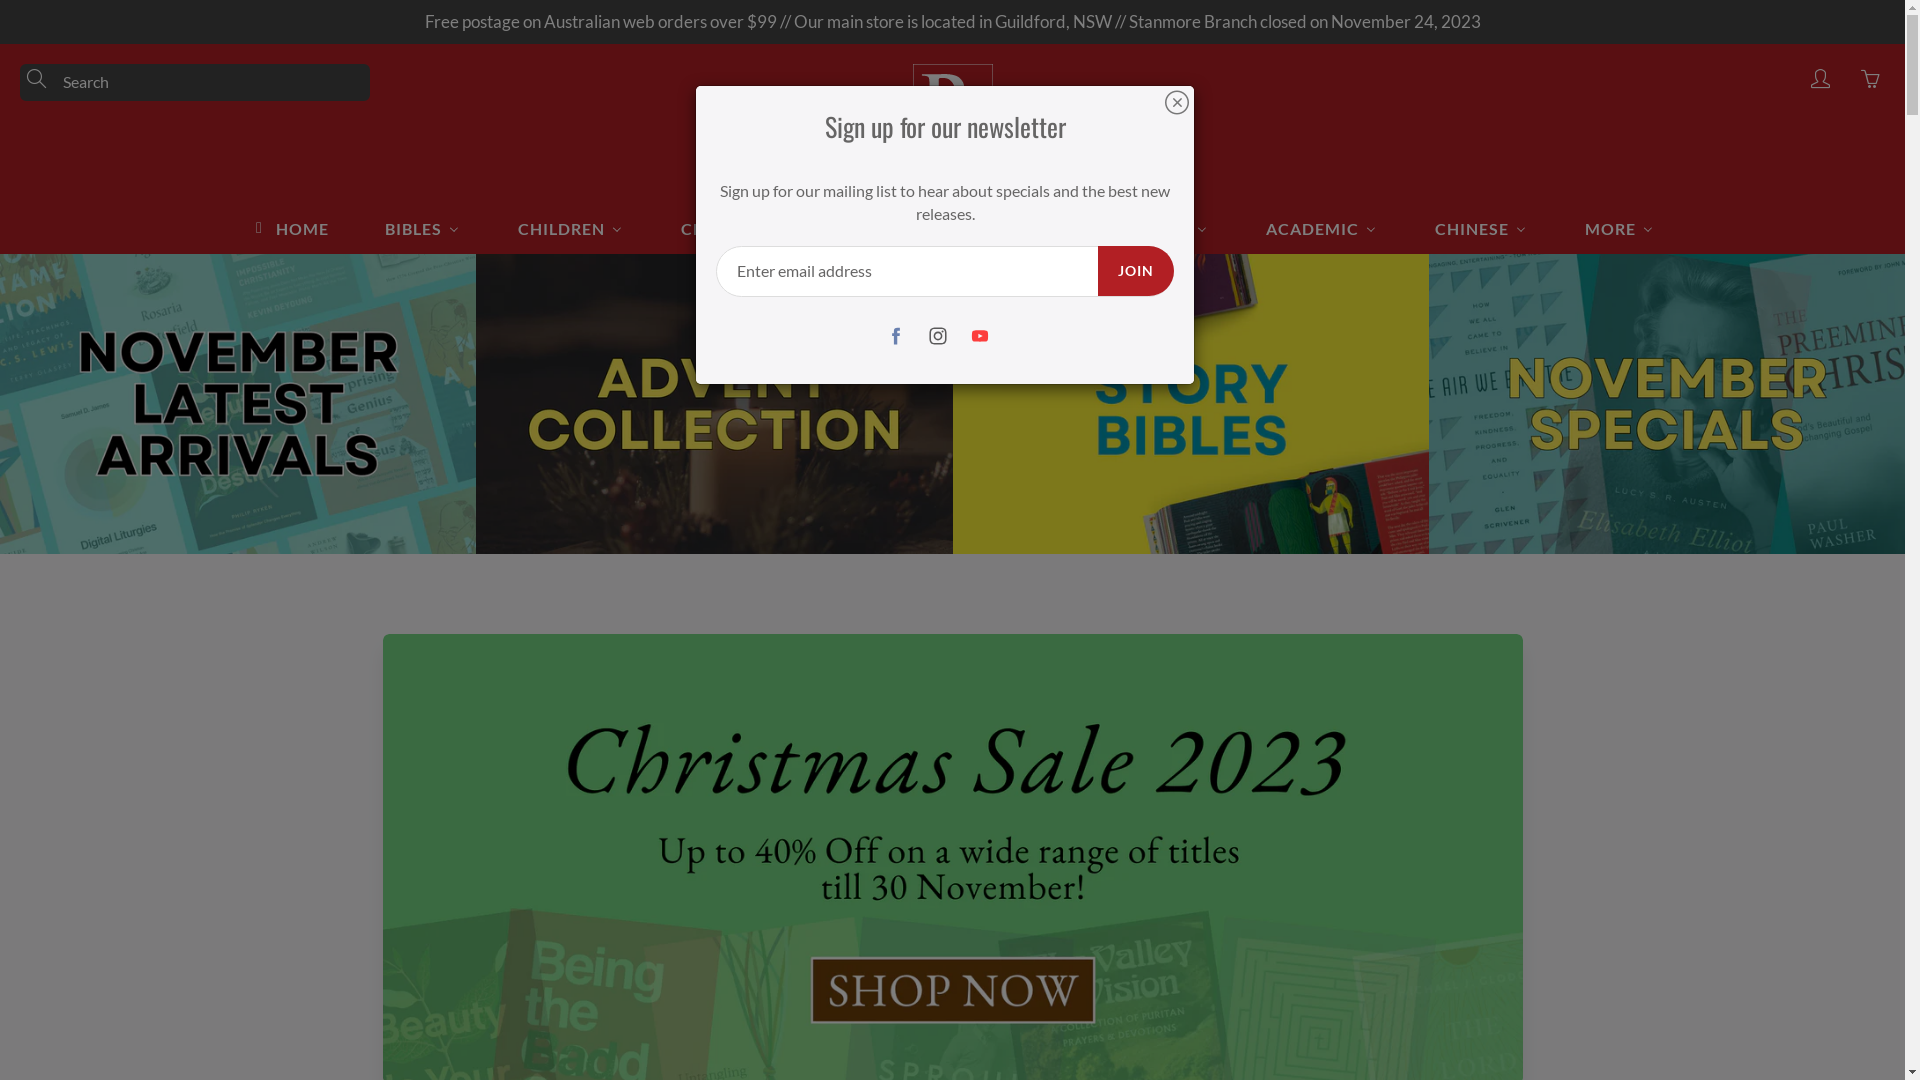  Describe the element at coordinates (1236, 226) in the screenshot. I see `'ACADEMIC'` at that location.